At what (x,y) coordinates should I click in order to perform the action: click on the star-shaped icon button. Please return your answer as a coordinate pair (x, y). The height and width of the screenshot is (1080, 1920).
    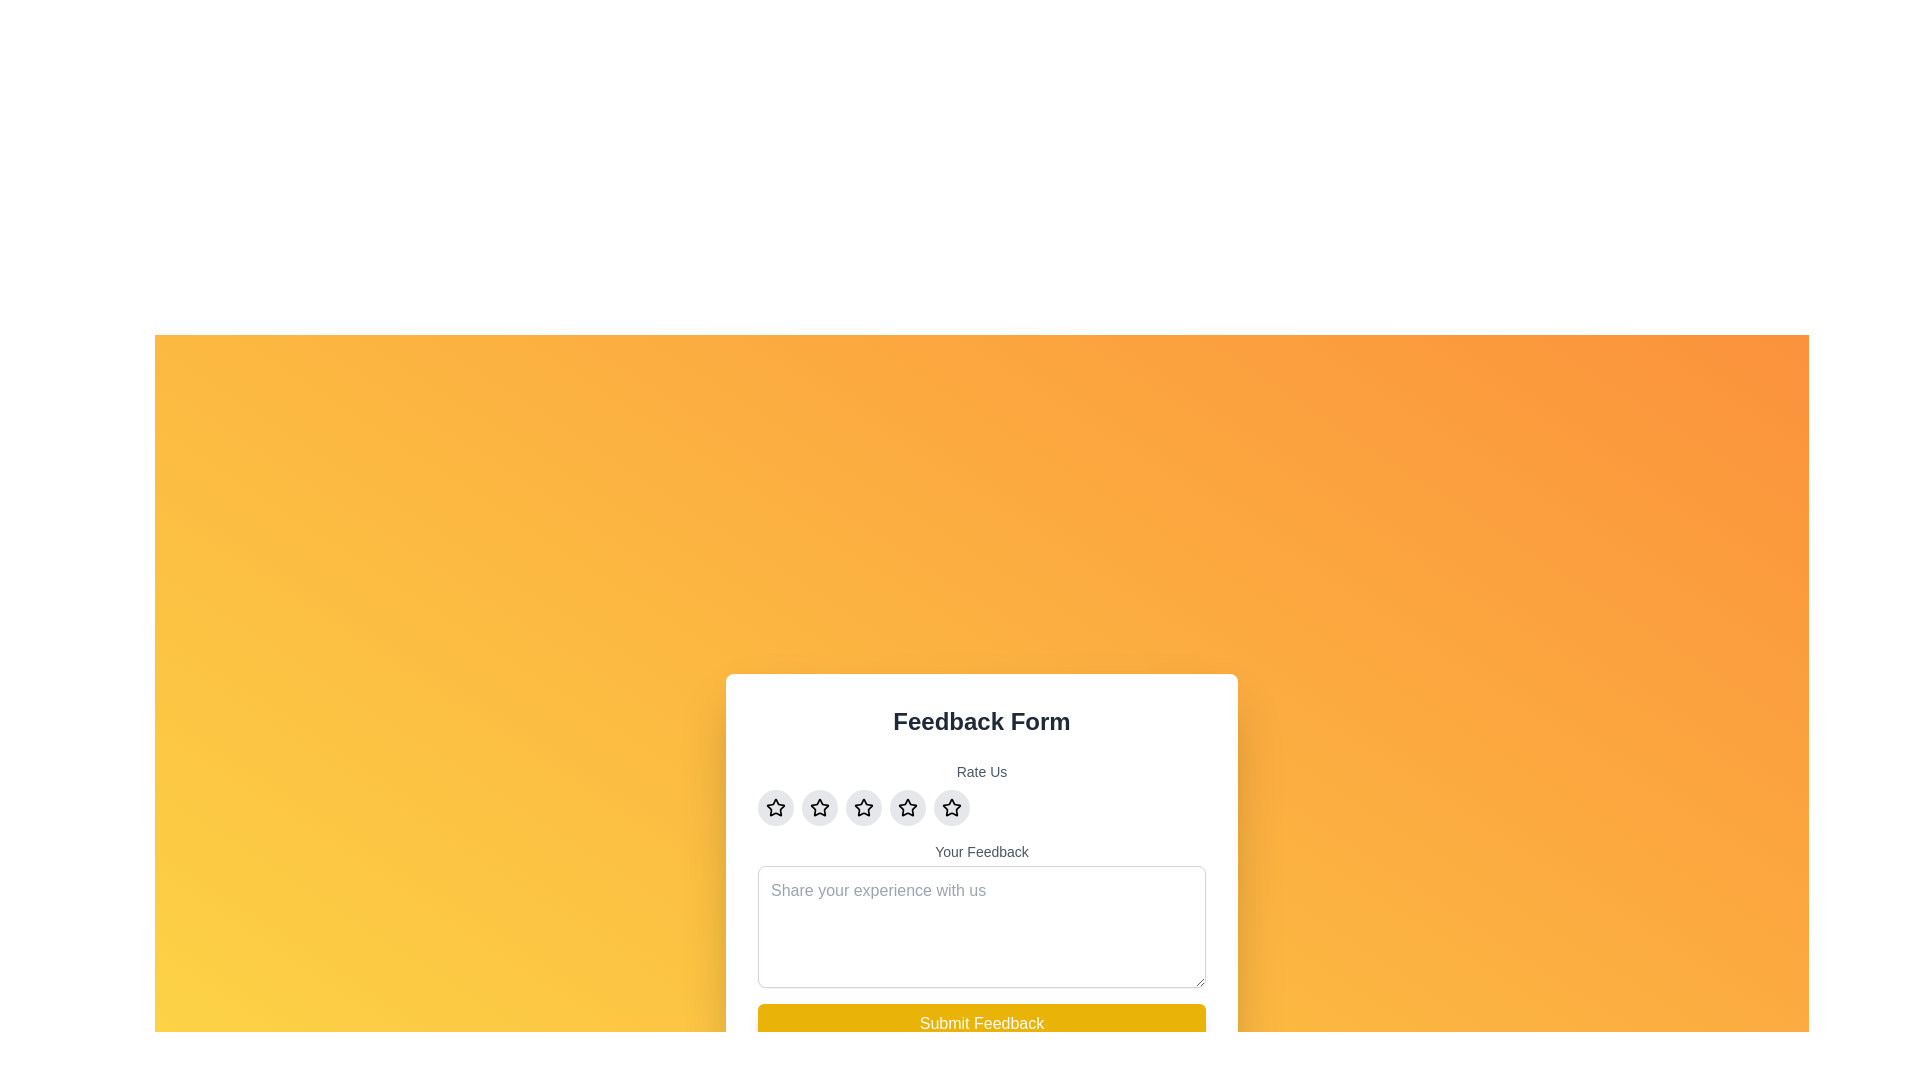
    Looking at the image, I should click on (906, 806).